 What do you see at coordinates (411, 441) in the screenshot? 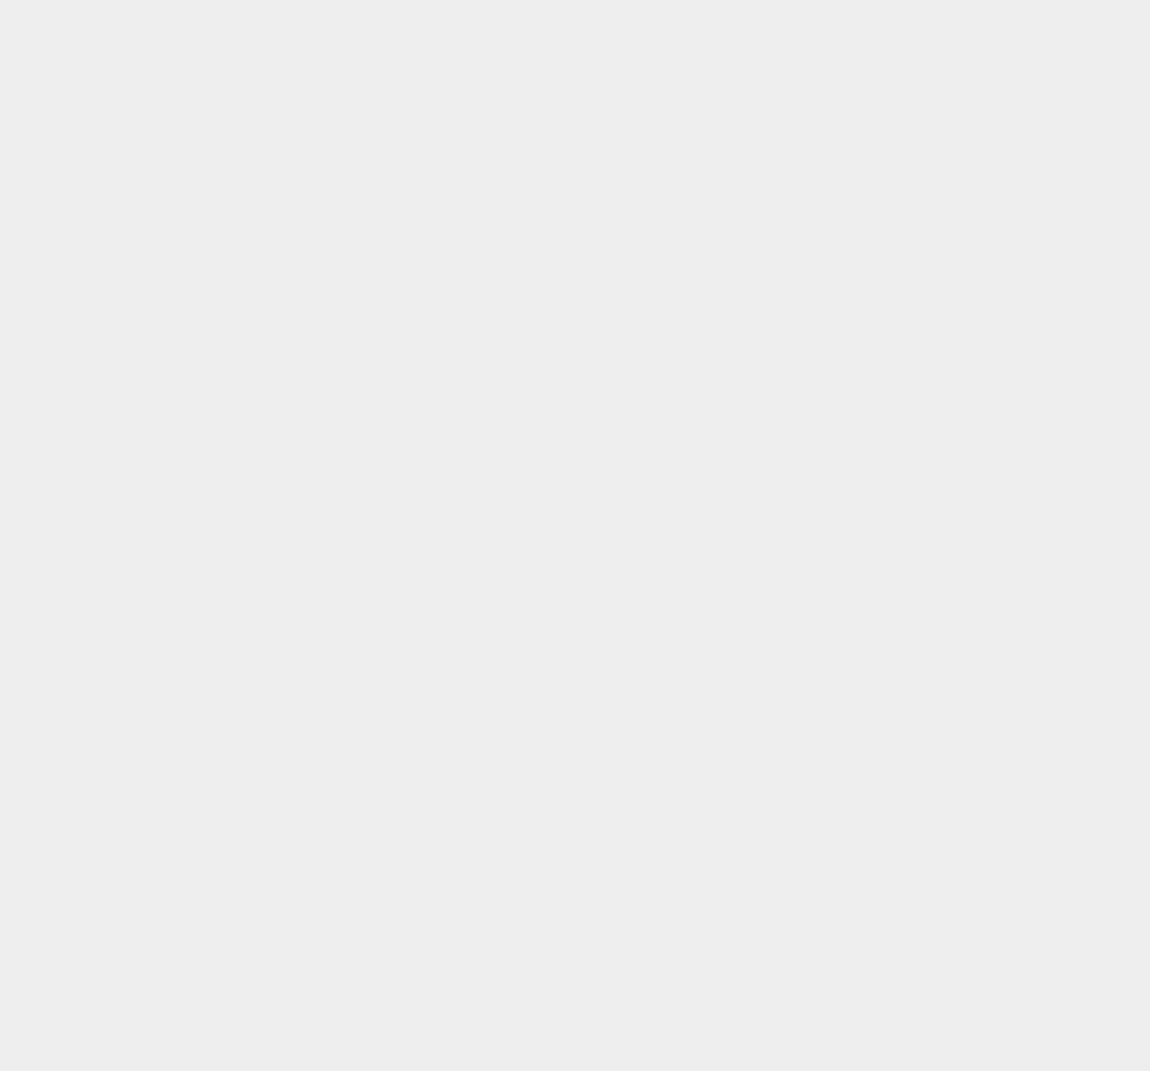
I see `'social network in June 2011.'` at bounding box center [411, 441].